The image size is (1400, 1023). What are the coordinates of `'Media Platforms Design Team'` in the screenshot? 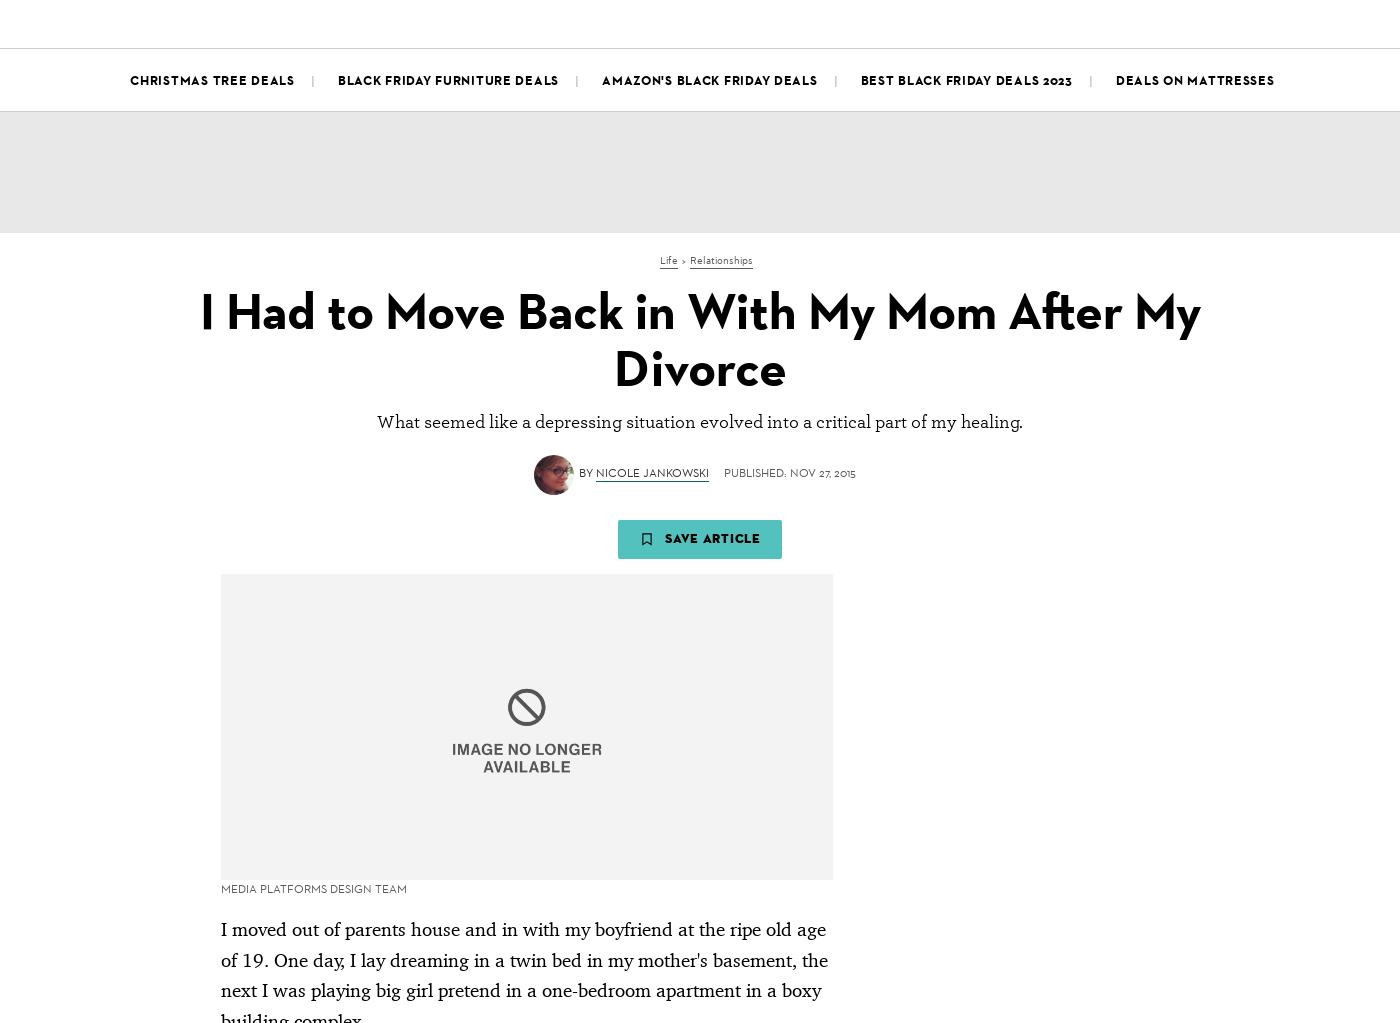 It's located at (314, 326).